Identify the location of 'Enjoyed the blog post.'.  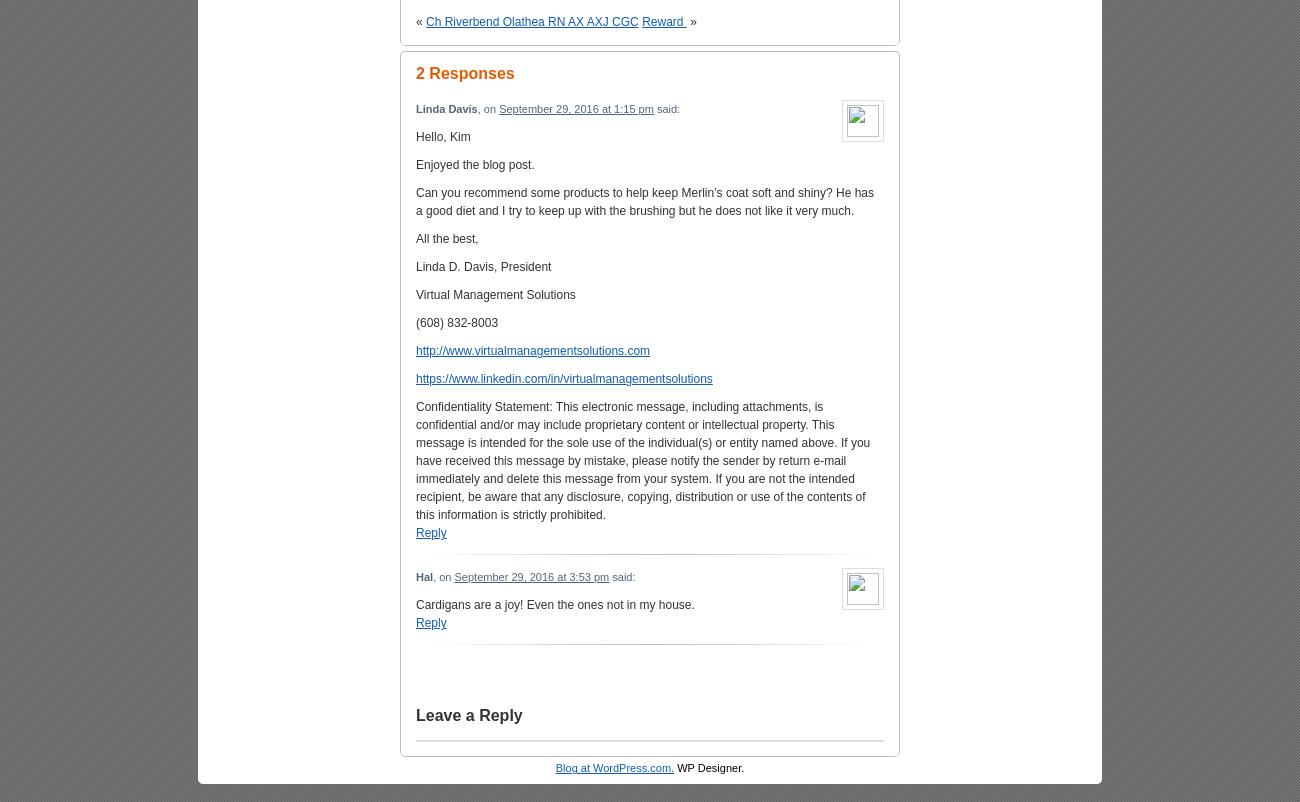
(474, 164).